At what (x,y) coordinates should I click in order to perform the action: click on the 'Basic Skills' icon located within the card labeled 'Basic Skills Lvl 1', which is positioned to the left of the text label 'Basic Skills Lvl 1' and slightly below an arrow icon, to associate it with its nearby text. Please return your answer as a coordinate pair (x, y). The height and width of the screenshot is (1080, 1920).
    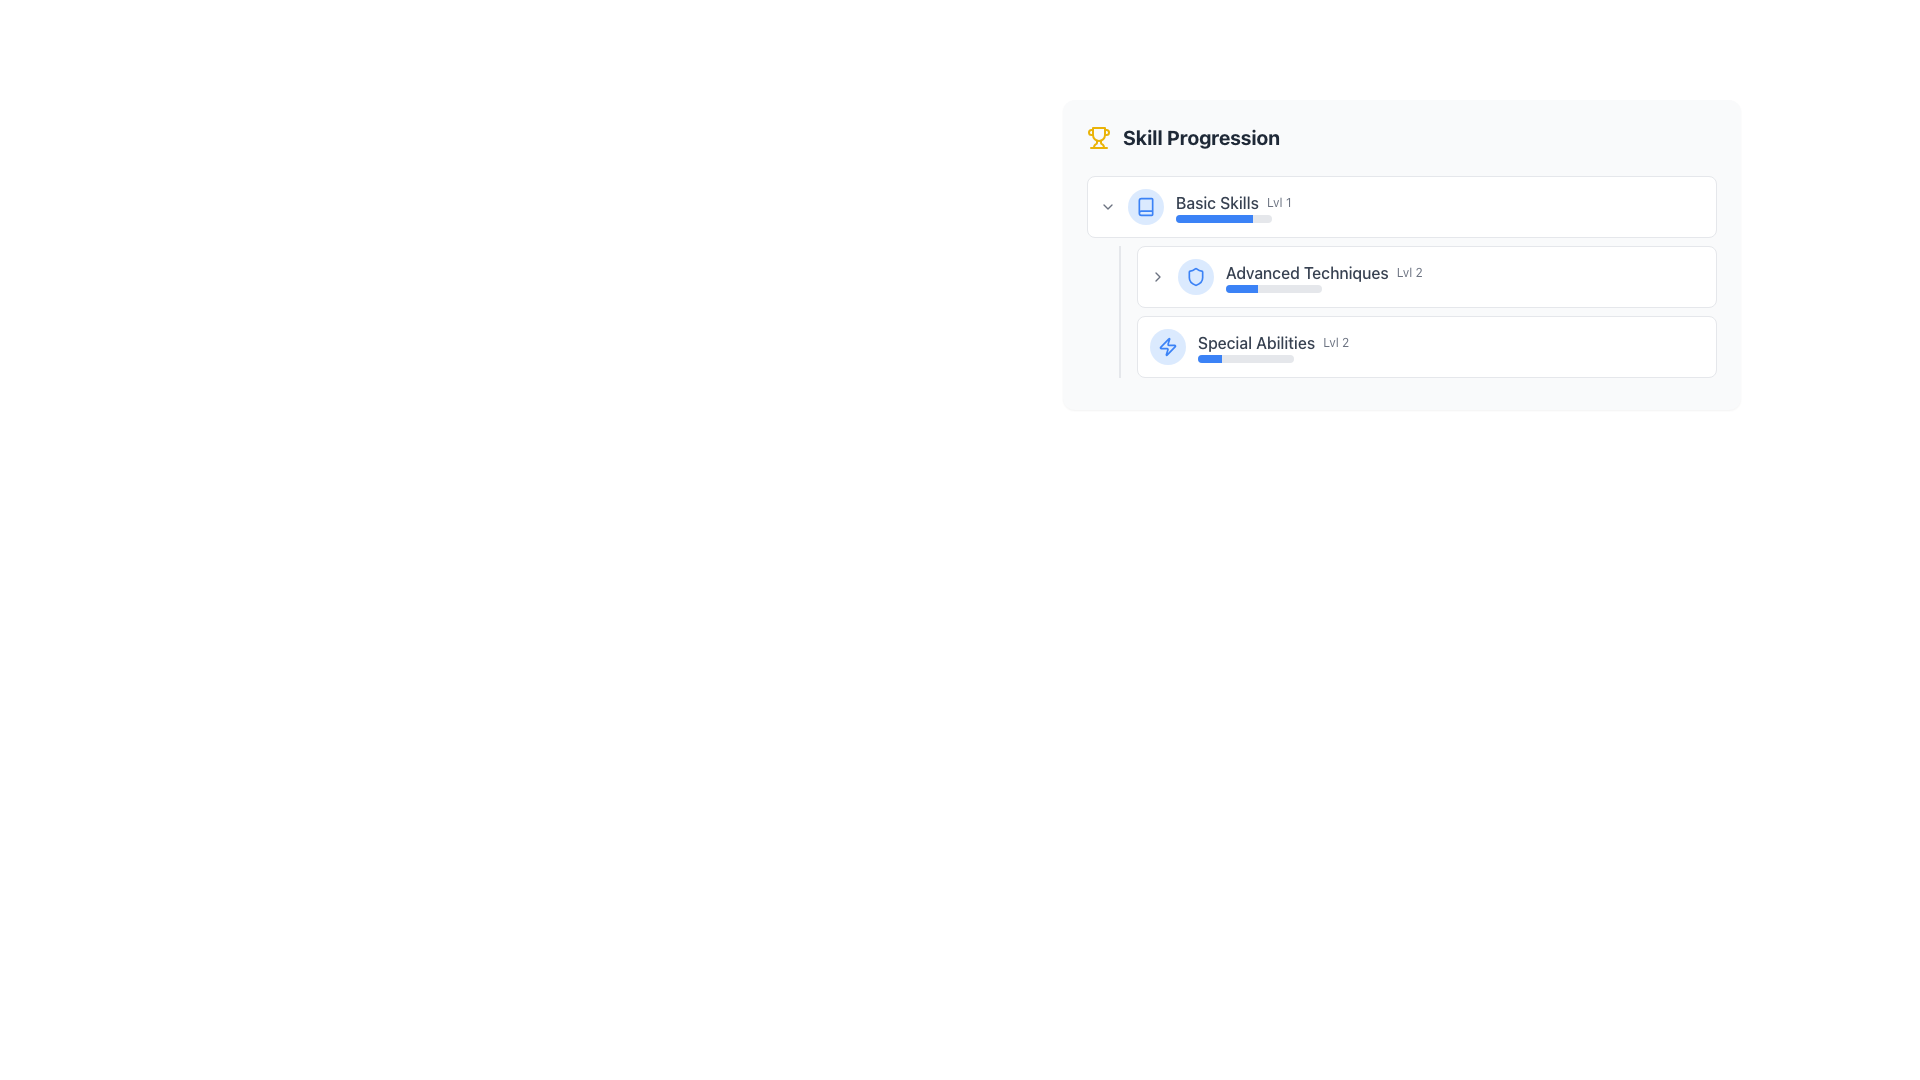
    Looking at the image, I should click on (1146, 207).